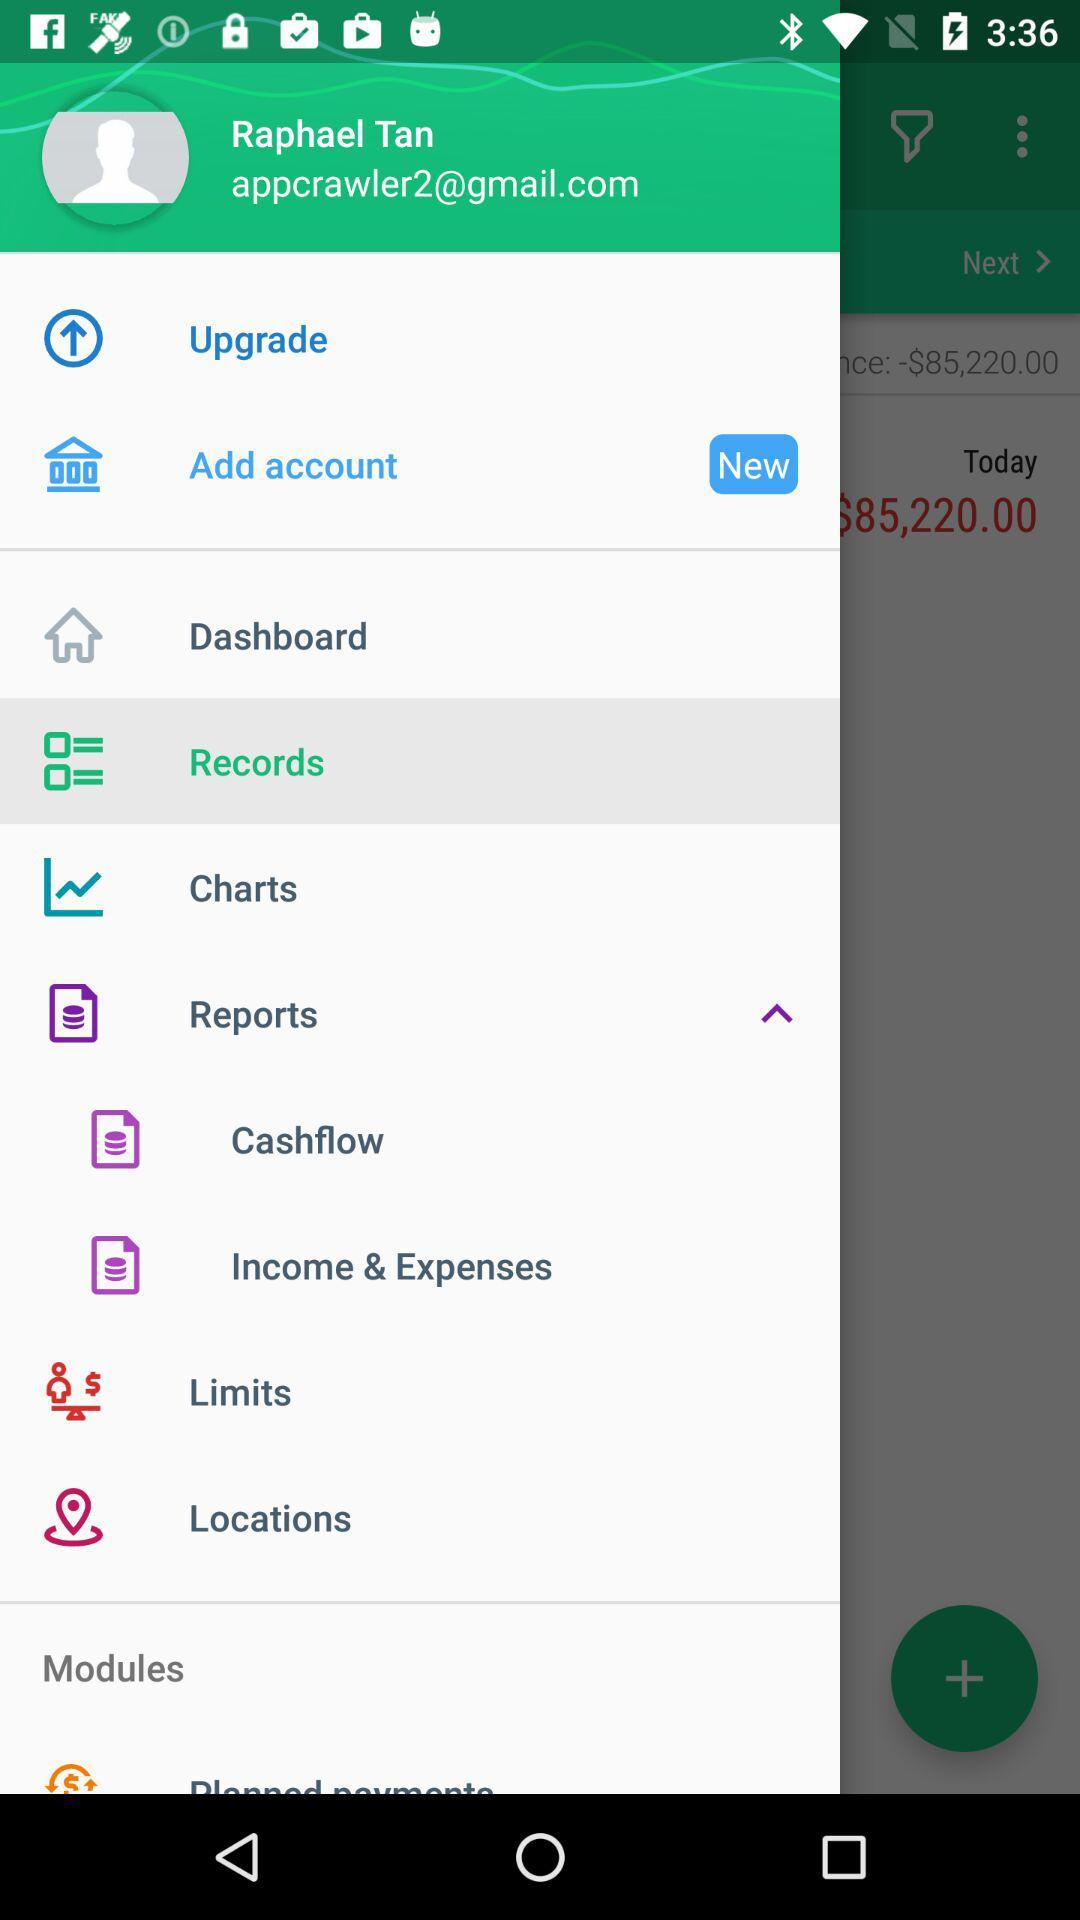 This screenshot has width=1080, height=1920. What do you see at coordinates (963, 1678) in the screenshot?
I see `the add icon` at bounding box center [963, 1678].